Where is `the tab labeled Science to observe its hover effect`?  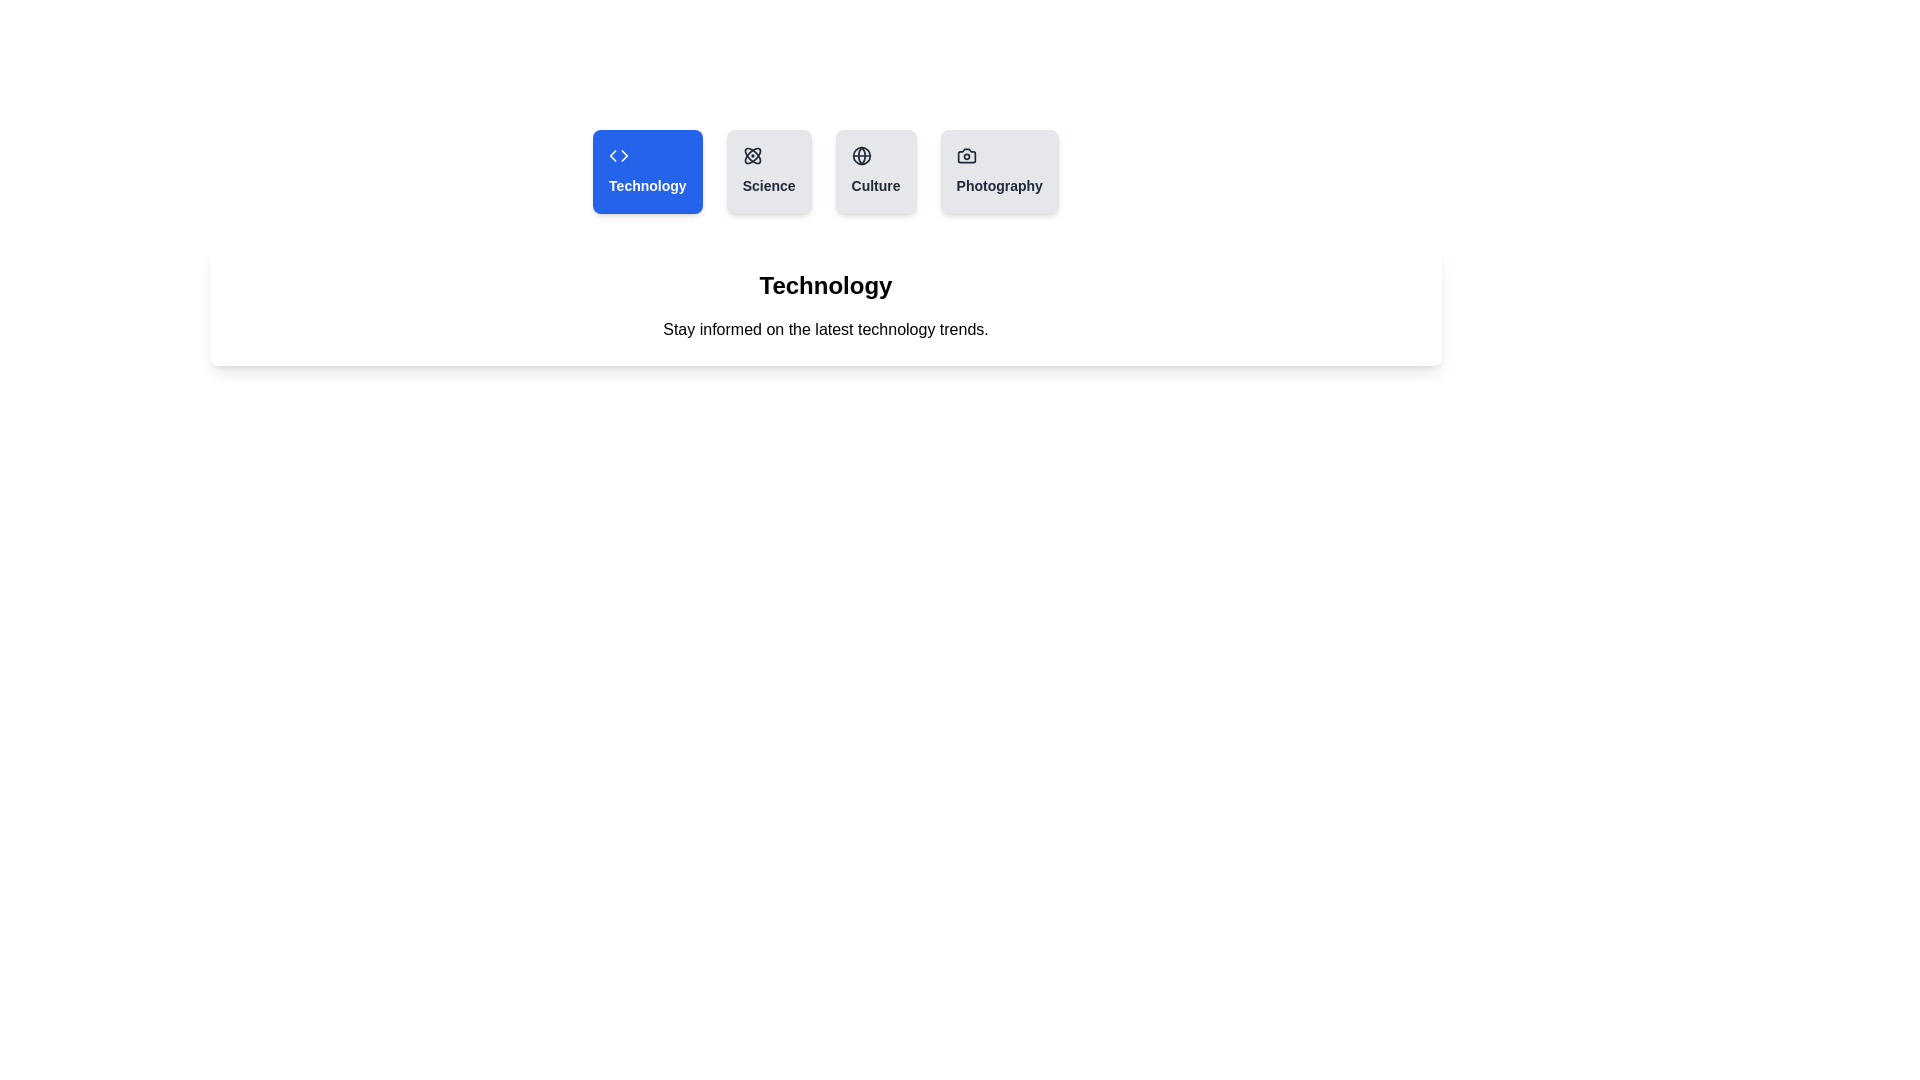
the tab labeled Science to observe its hover effect is located at coordinates (768, 171).